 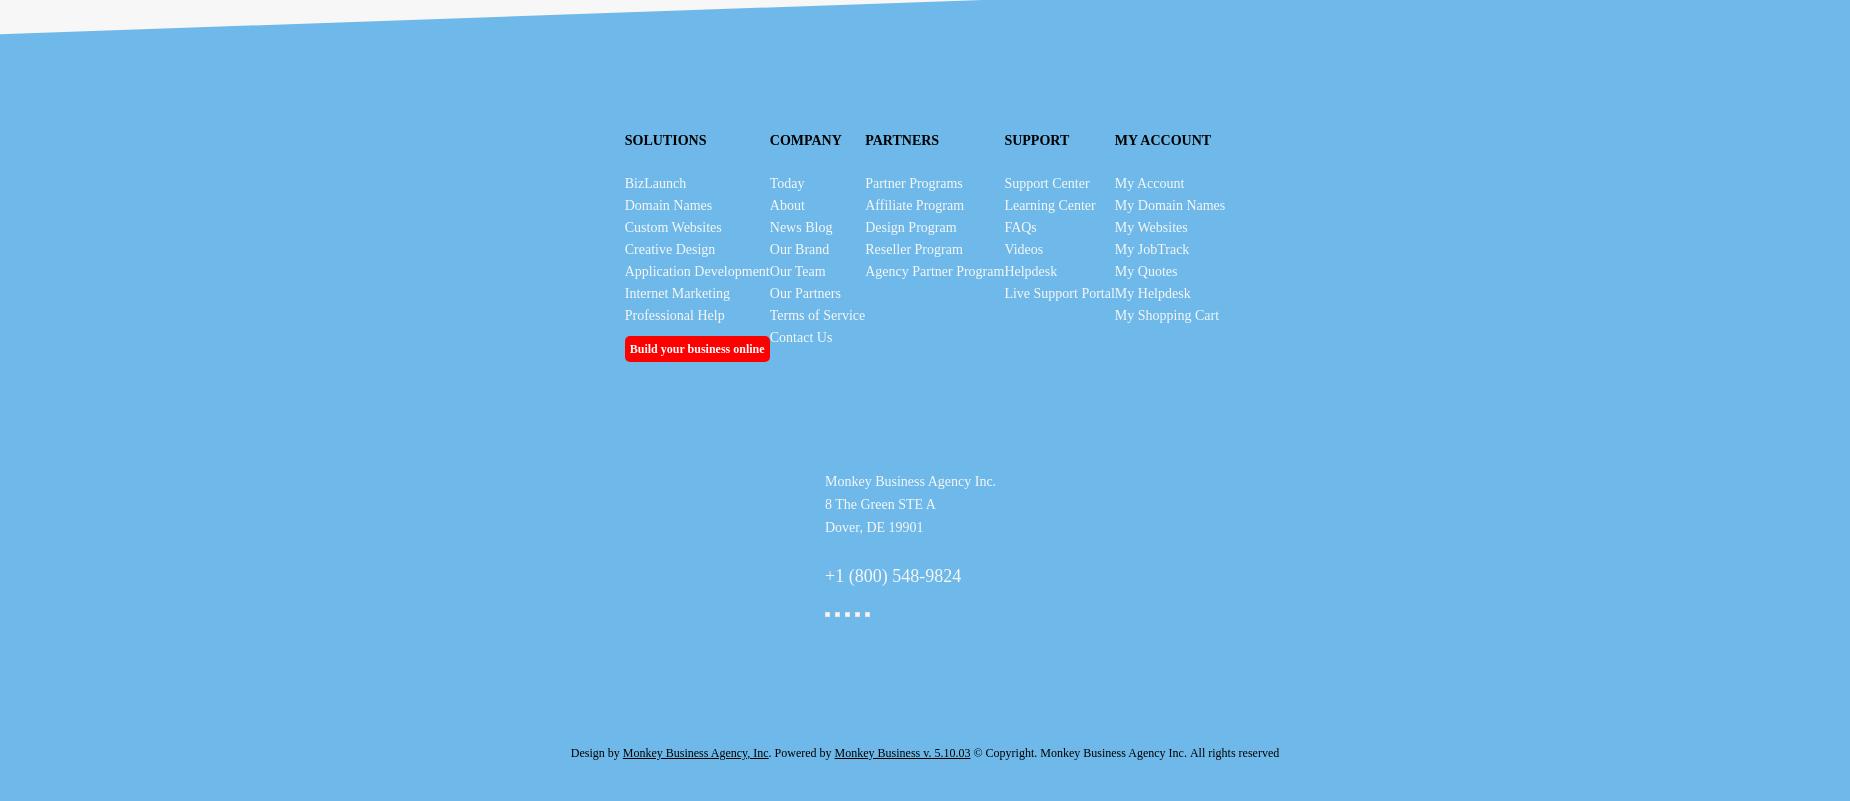 What do you see at coordinates (1150, 249) in the screenshot?
I see `'My JobTrack'` at bounding box center [1150, 249].